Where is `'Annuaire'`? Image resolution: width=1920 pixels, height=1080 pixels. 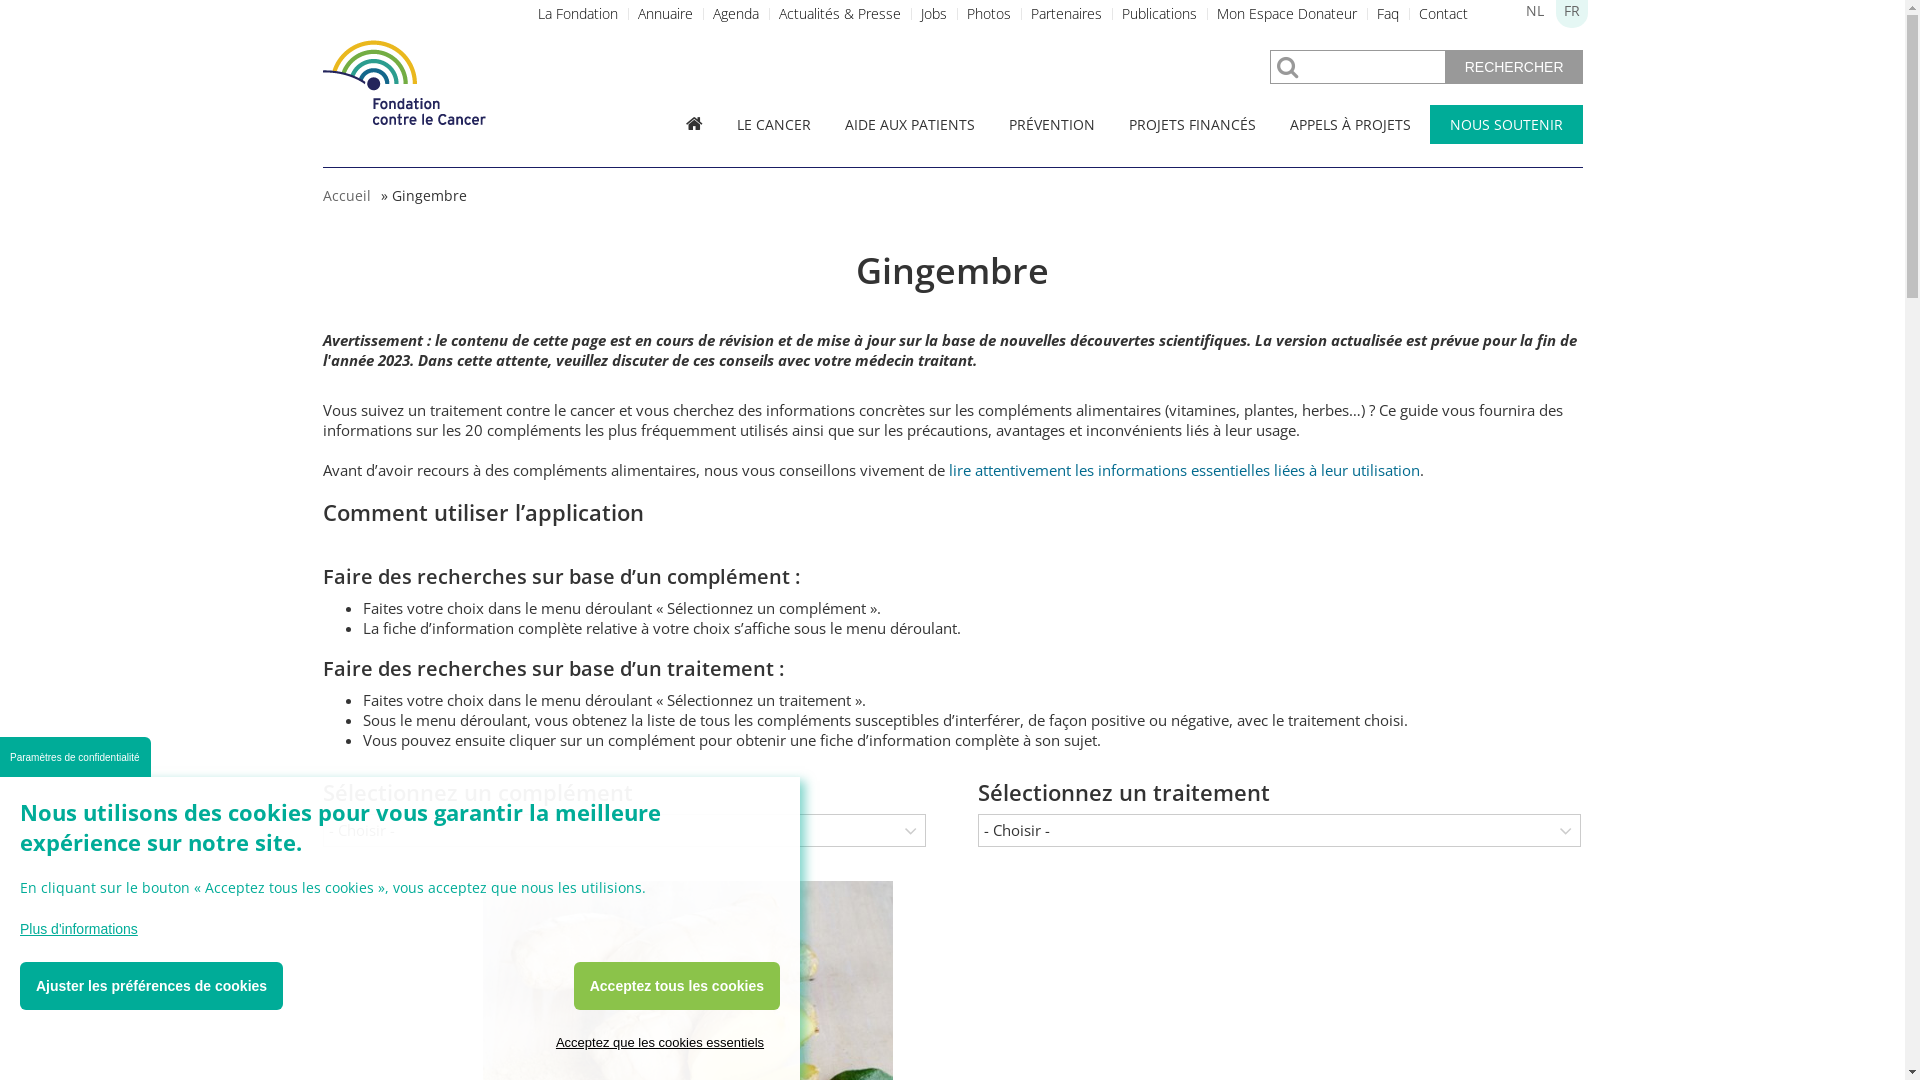
'Annuaire' is located at coordinates (665, 13).